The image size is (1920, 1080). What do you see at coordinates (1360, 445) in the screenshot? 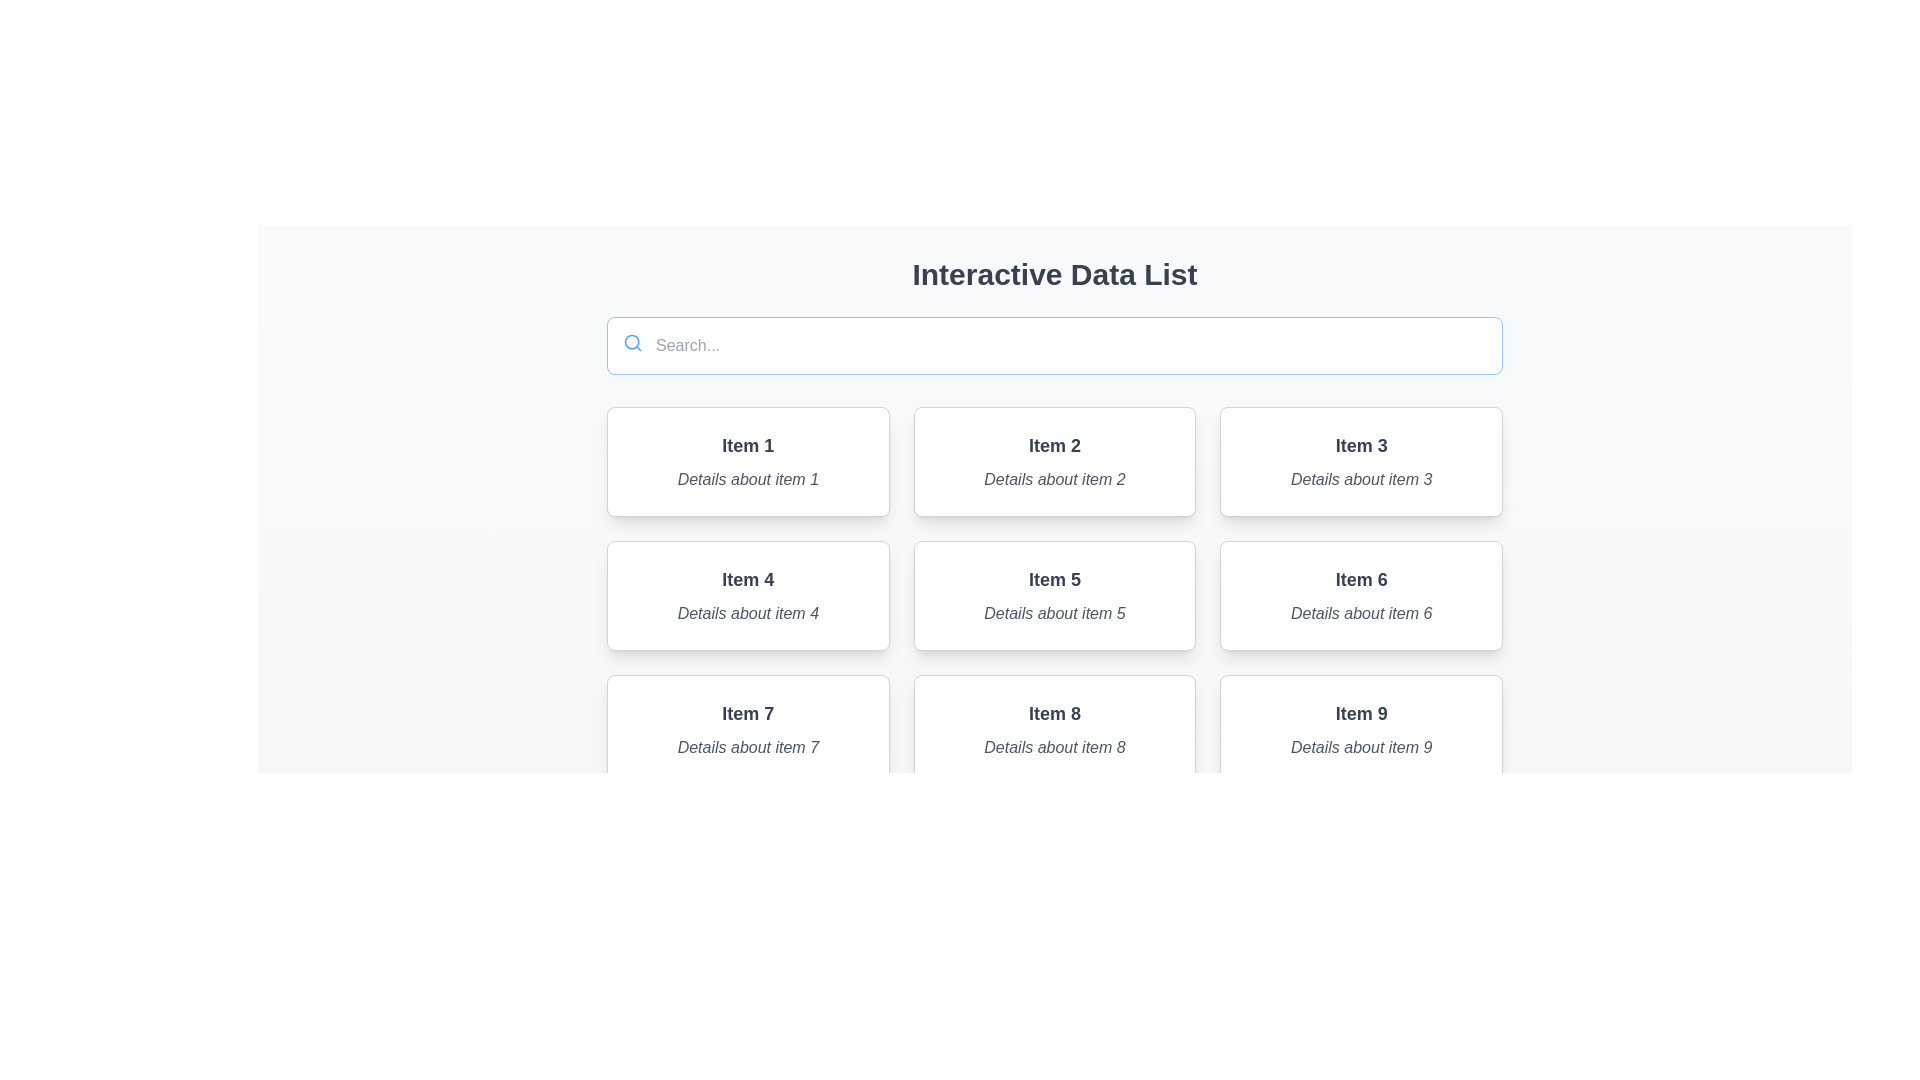
I see `the title text label located at the top of the third card in a 3x3 grid layout` at bounding box center [1360, 445].